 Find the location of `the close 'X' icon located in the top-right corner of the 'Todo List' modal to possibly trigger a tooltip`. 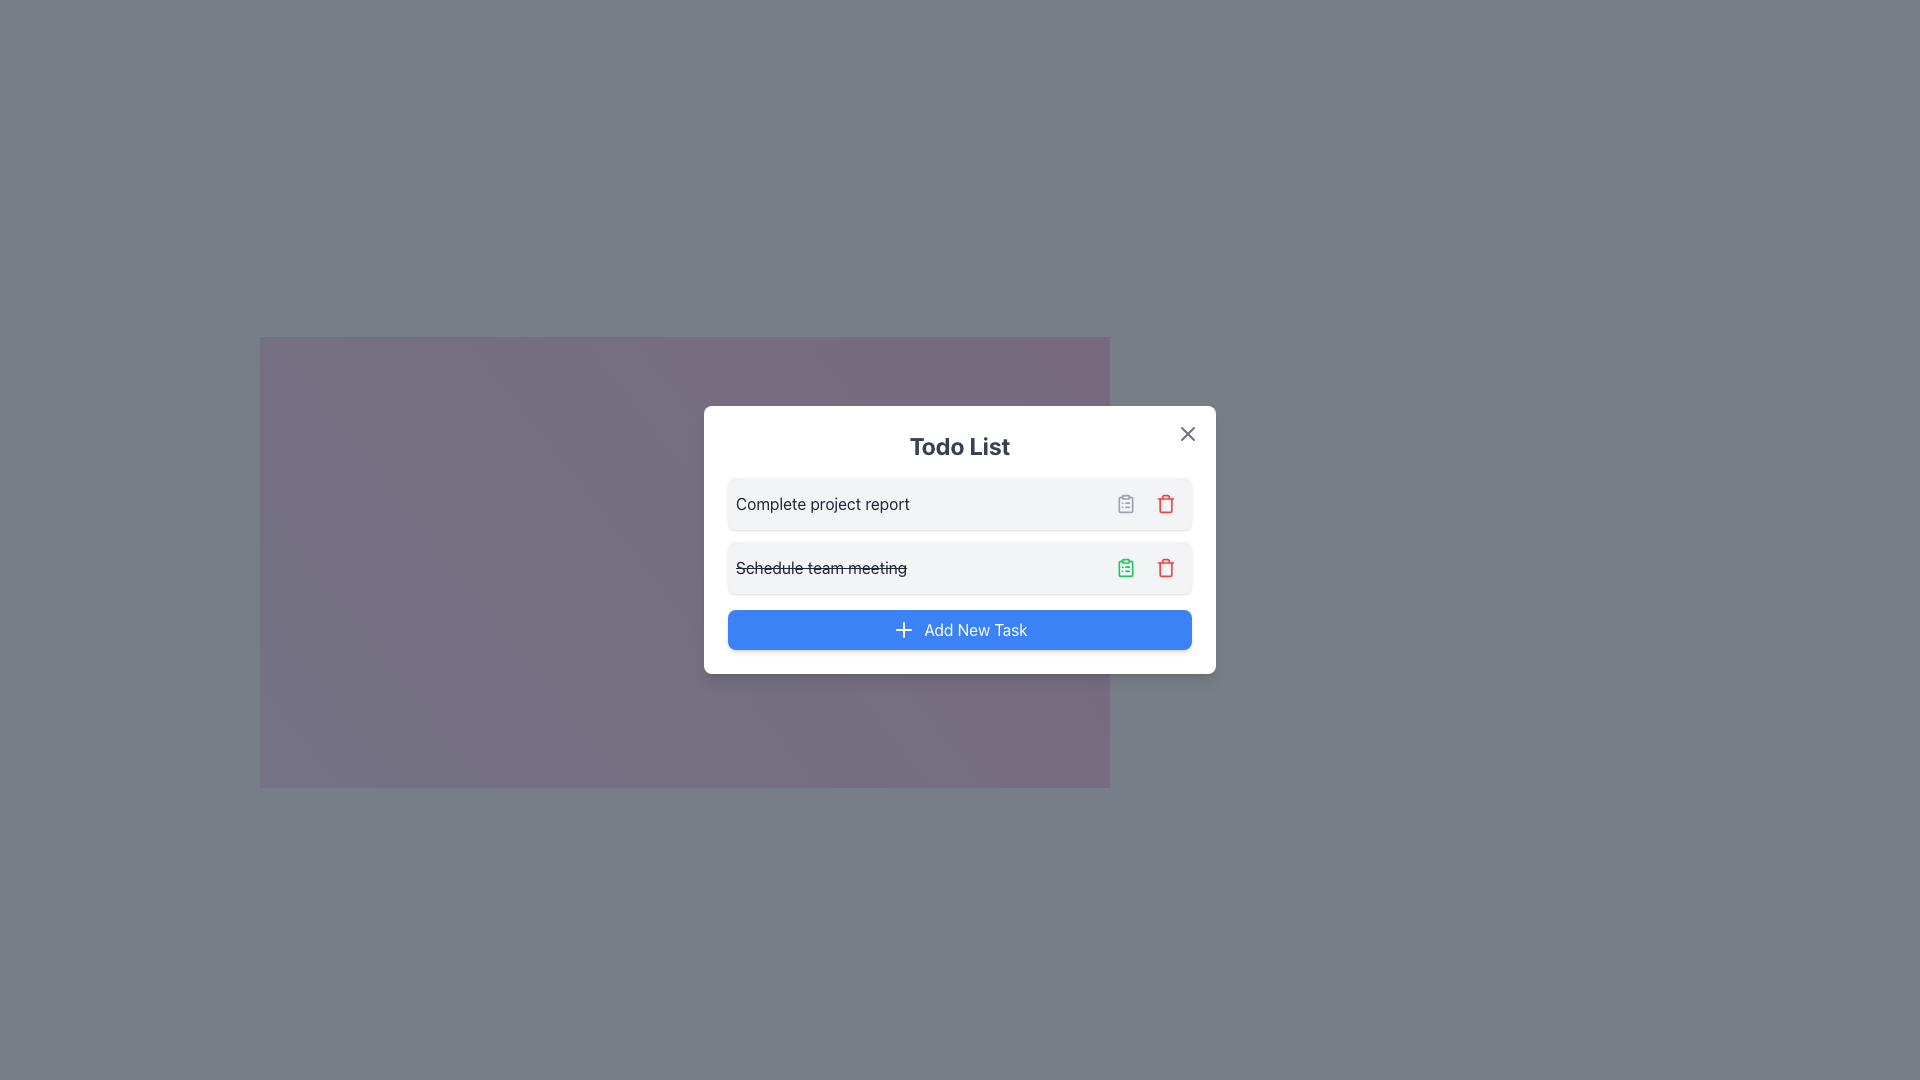

the close 'X' icon located in the top-right corner of the 'Todo List' modal to possibly trigger a tooltip is located at coordinates (1188, 433).